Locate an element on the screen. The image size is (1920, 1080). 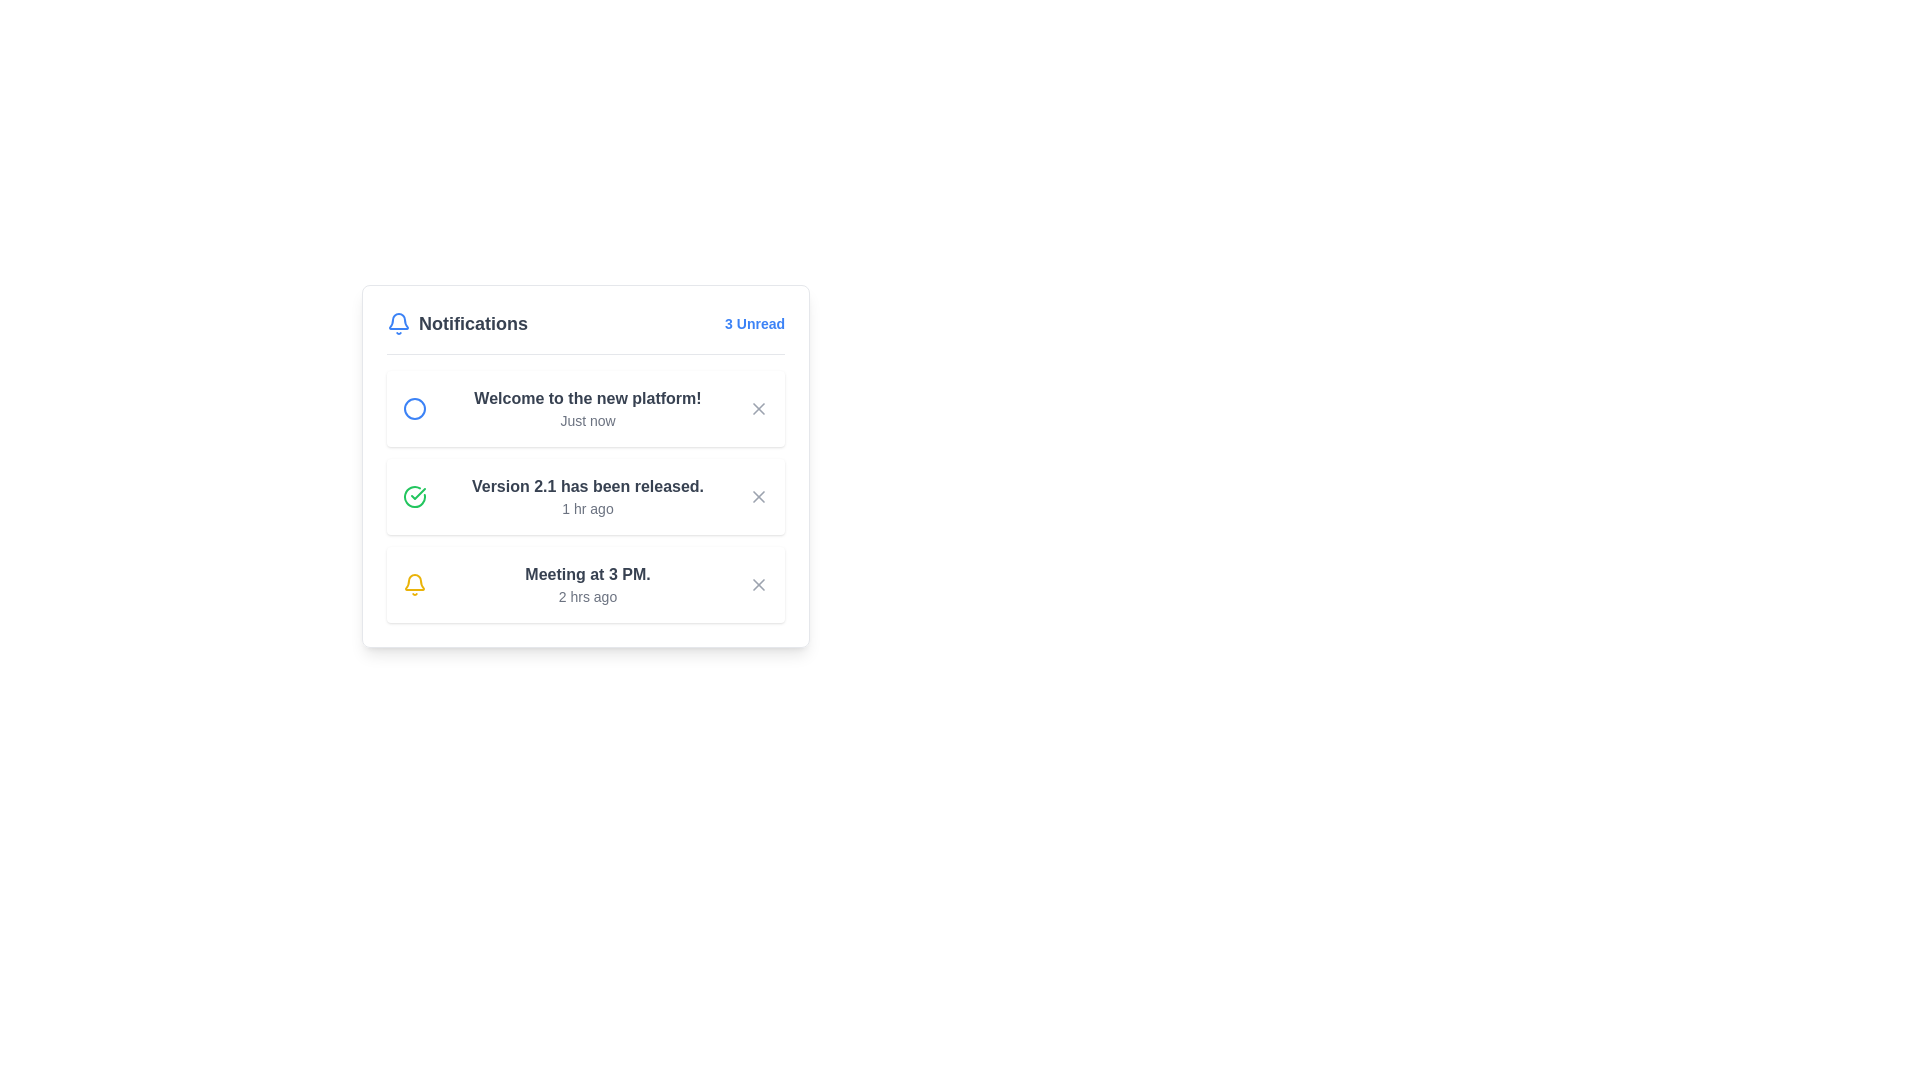
the circular icon with a blue outline located to the left of the notification message 'Welcome to the new platform!' is located at coordinates (413, 407).